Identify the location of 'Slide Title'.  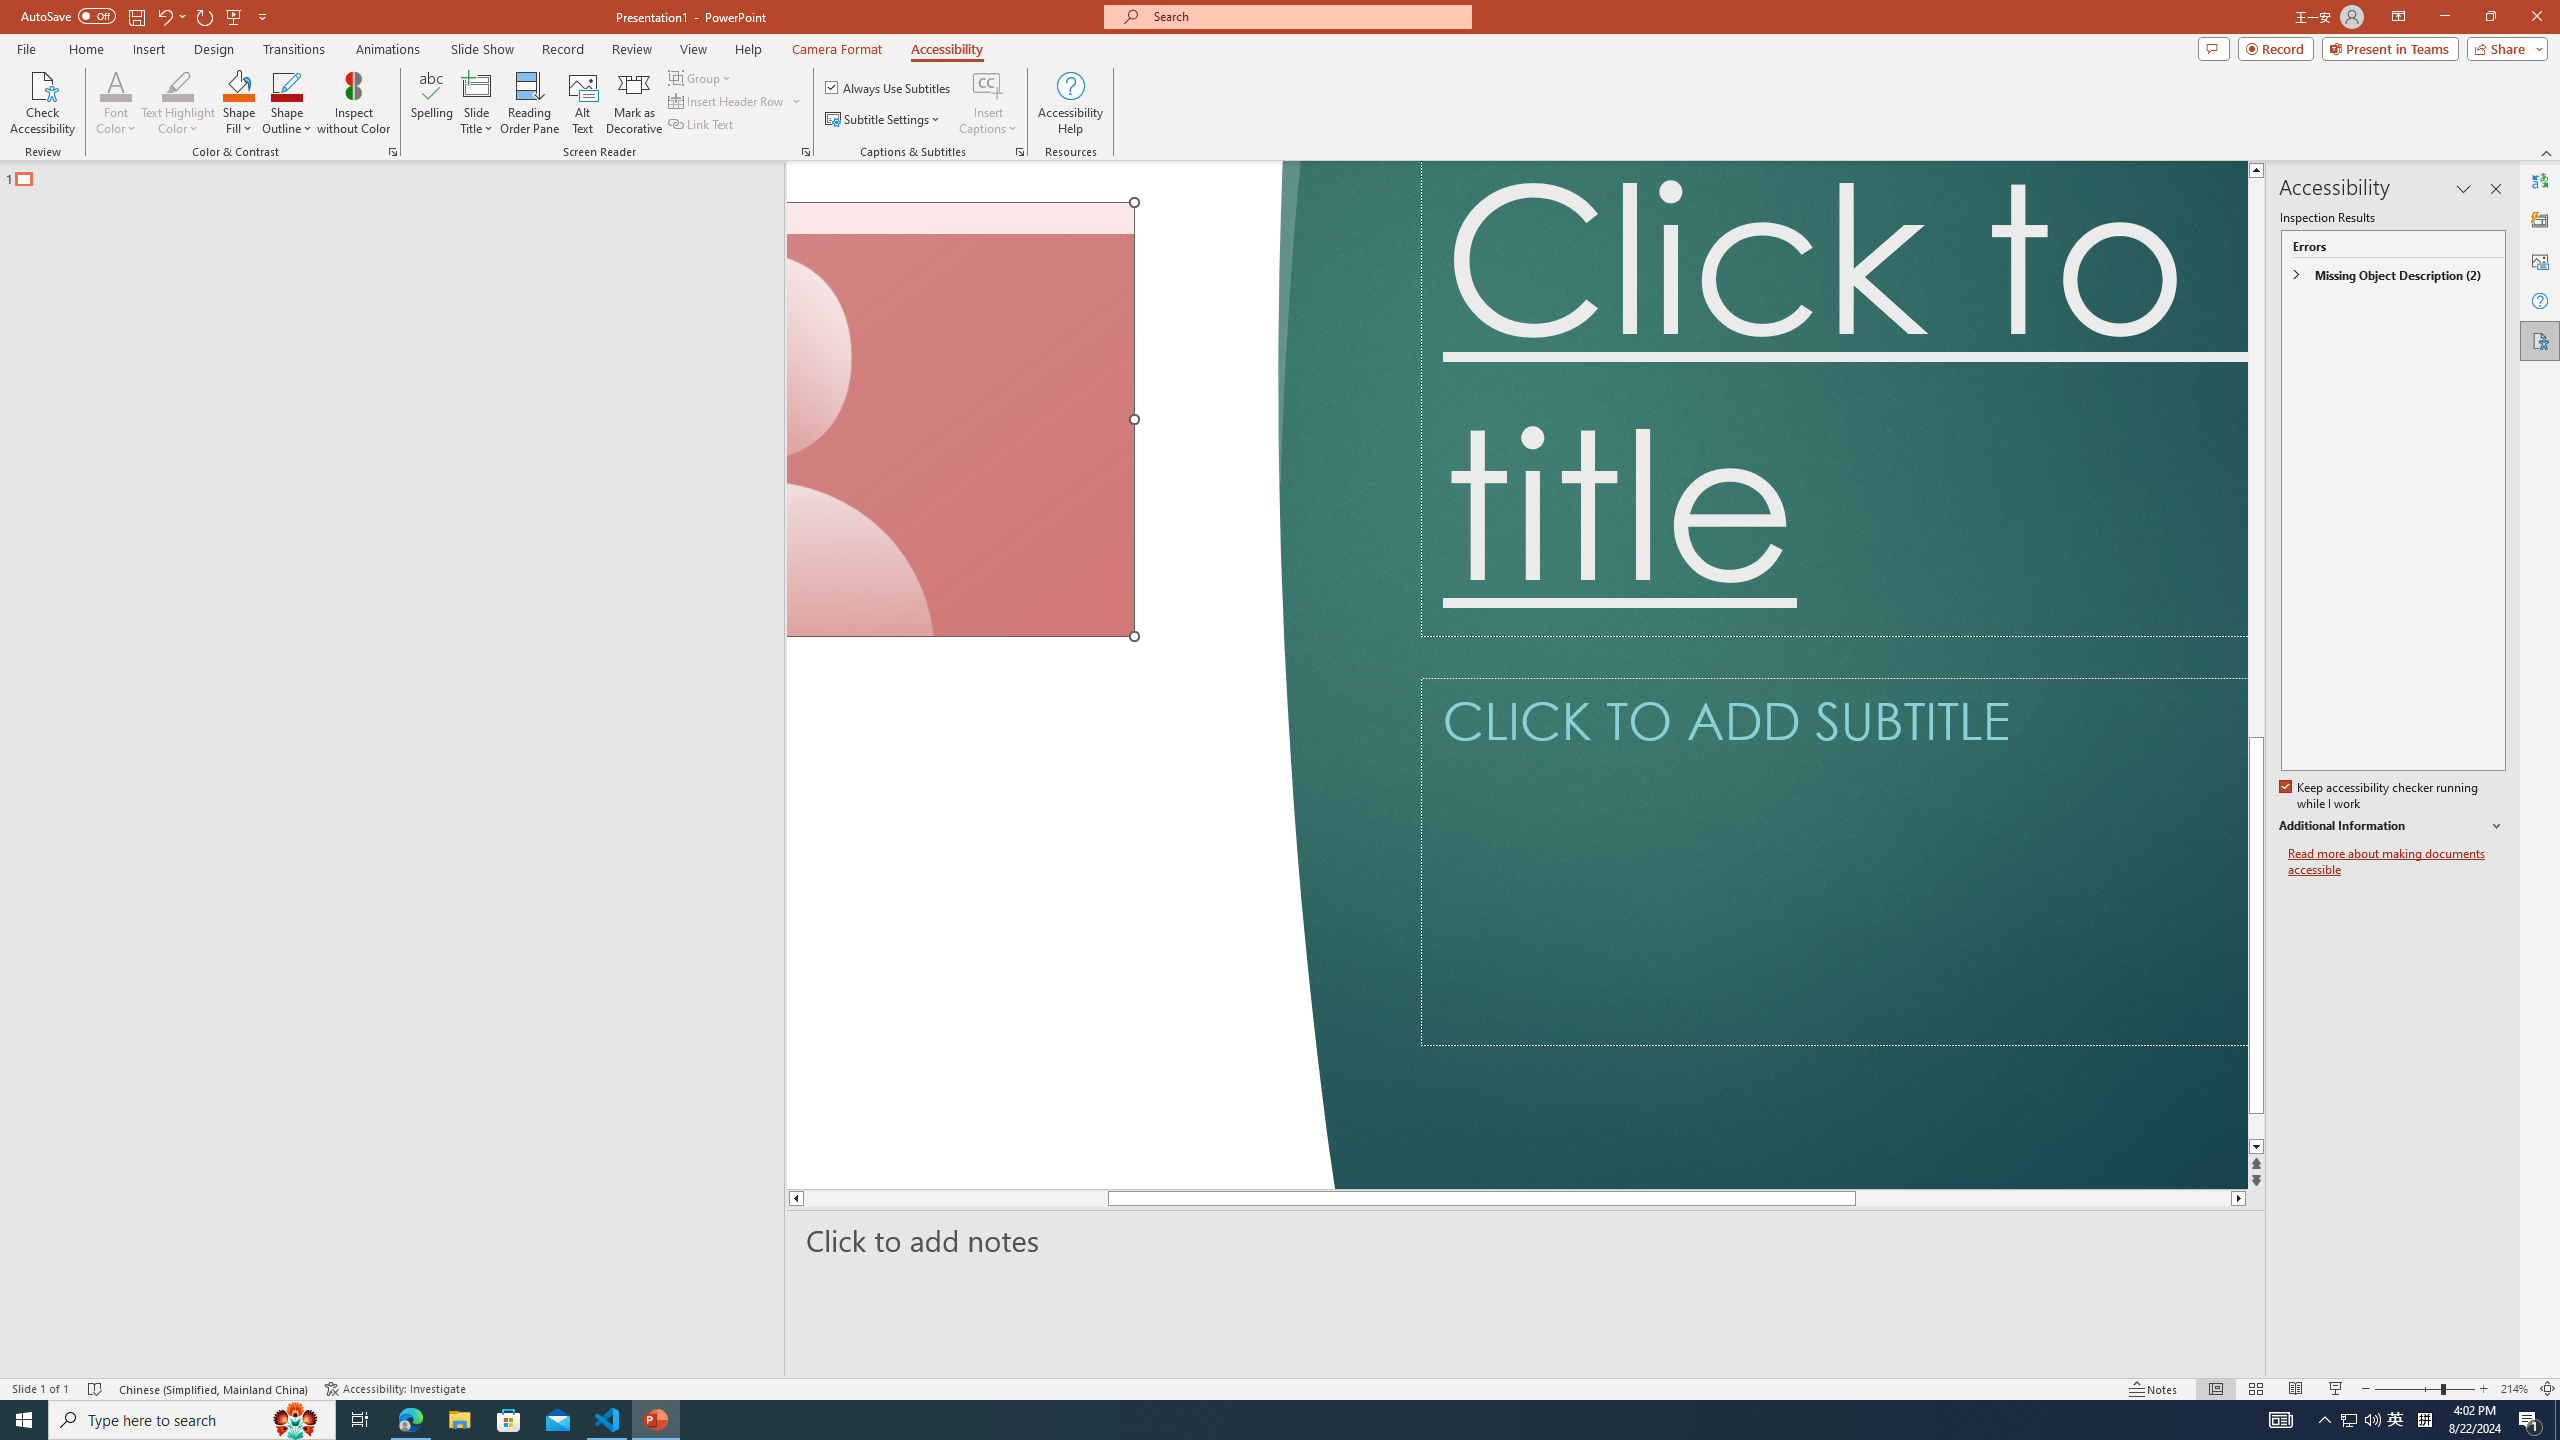
(476, 103).